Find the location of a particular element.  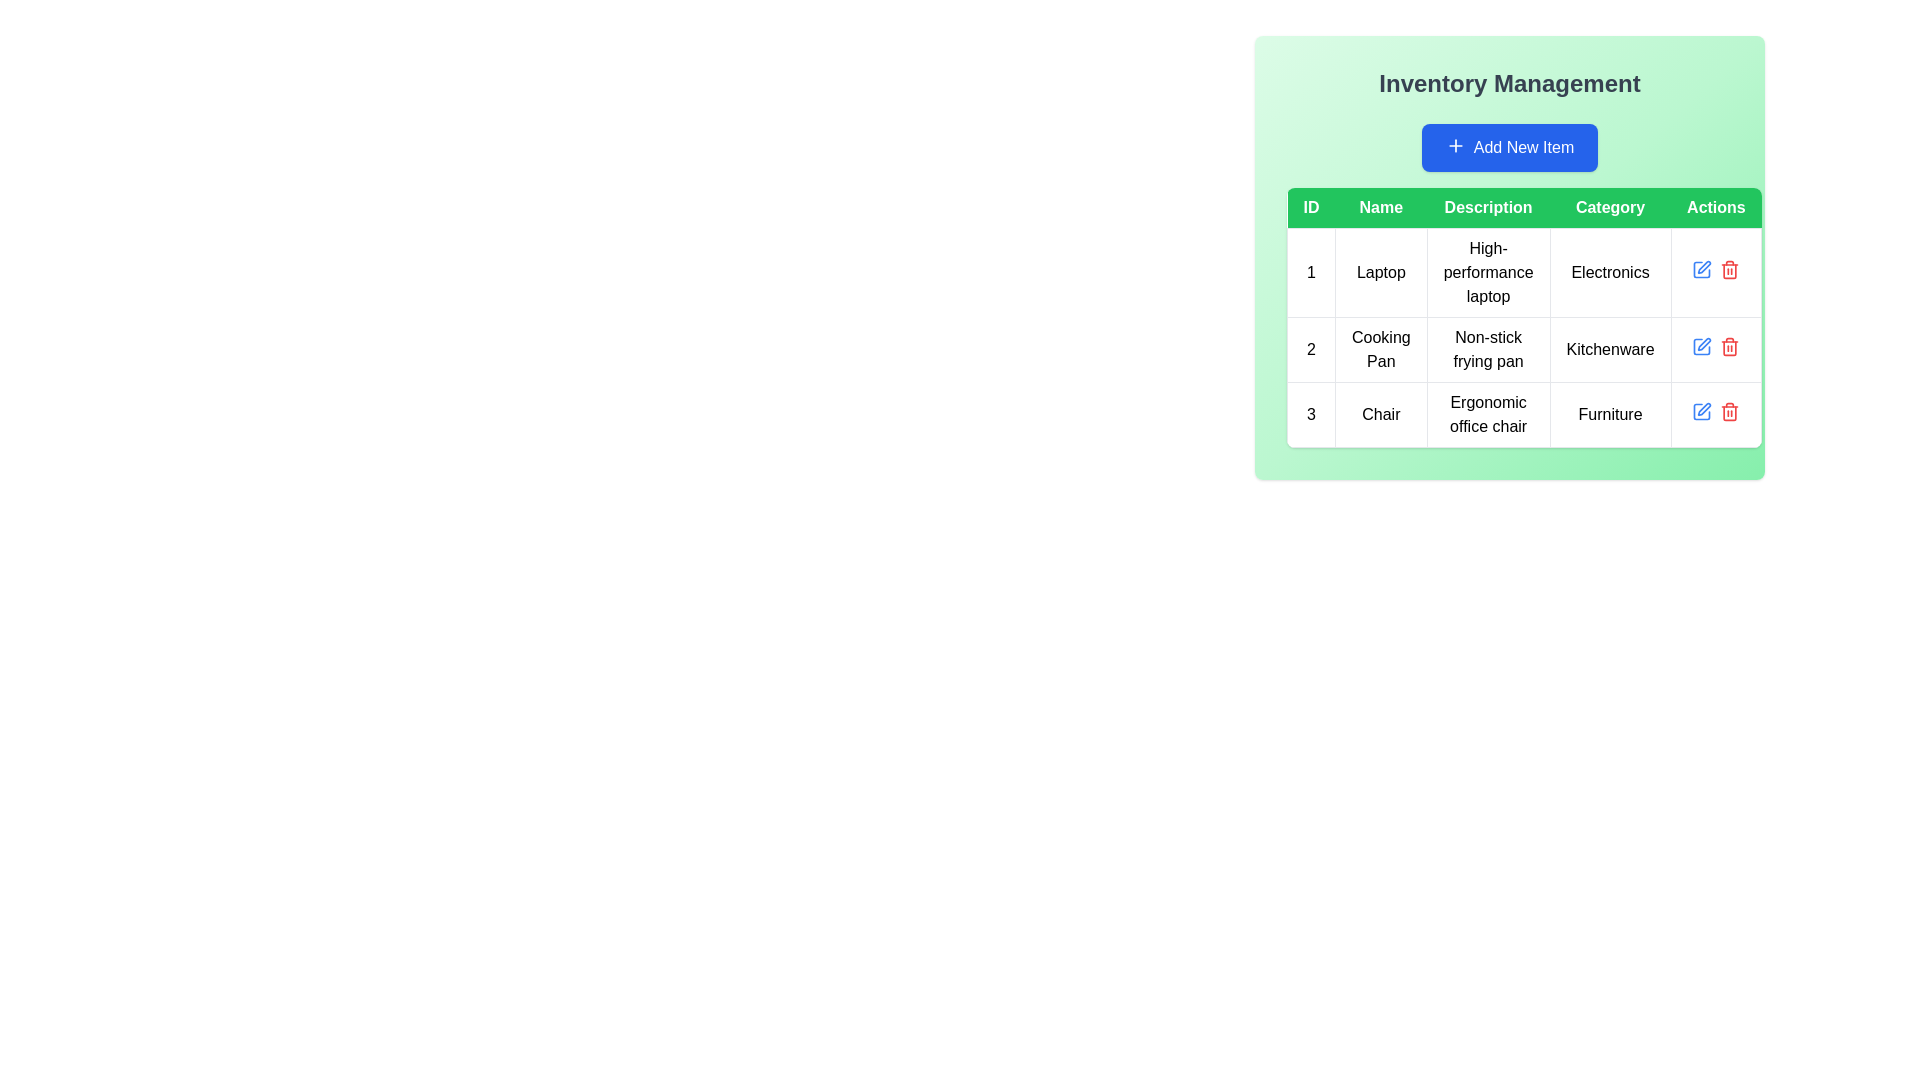

the edit icon button resembling a pen located in the 'Actions' column next to the trash bin icon for the second item 'Cooking Pan' is located at coordinates (1703, 342).